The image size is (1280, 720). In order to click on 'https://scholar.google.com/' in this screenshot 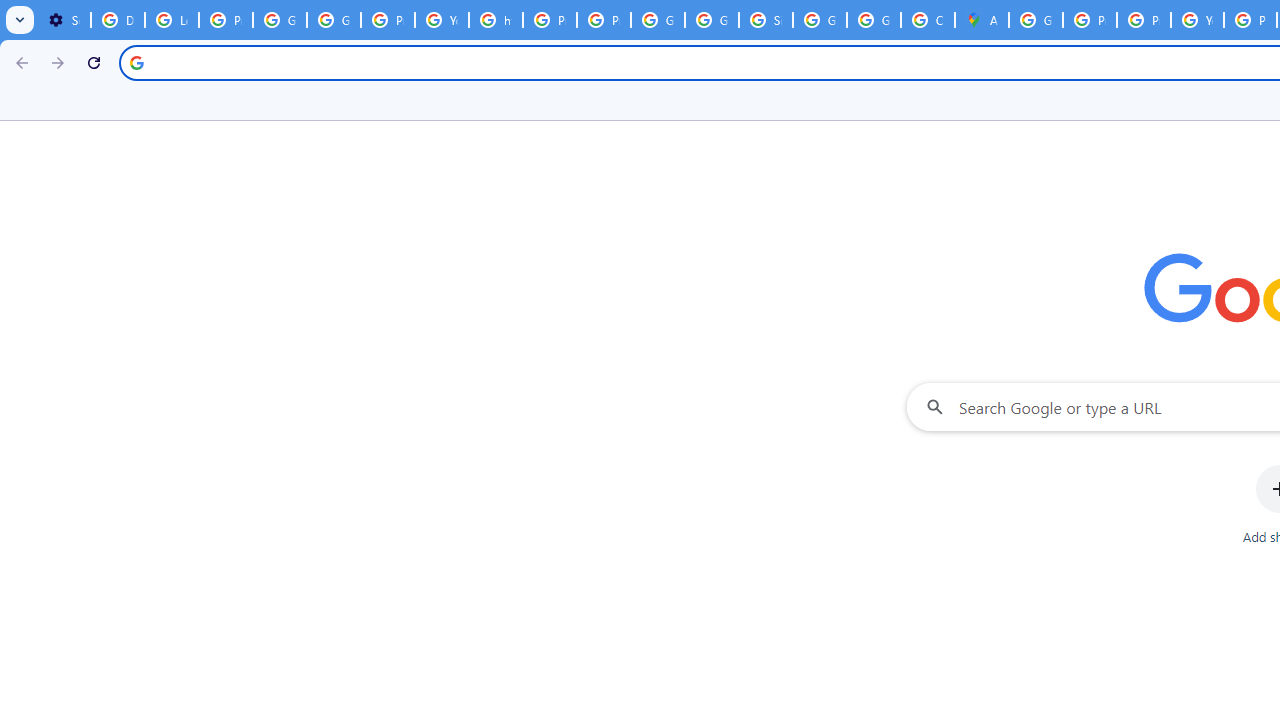, I will do `click(496, 20)`.